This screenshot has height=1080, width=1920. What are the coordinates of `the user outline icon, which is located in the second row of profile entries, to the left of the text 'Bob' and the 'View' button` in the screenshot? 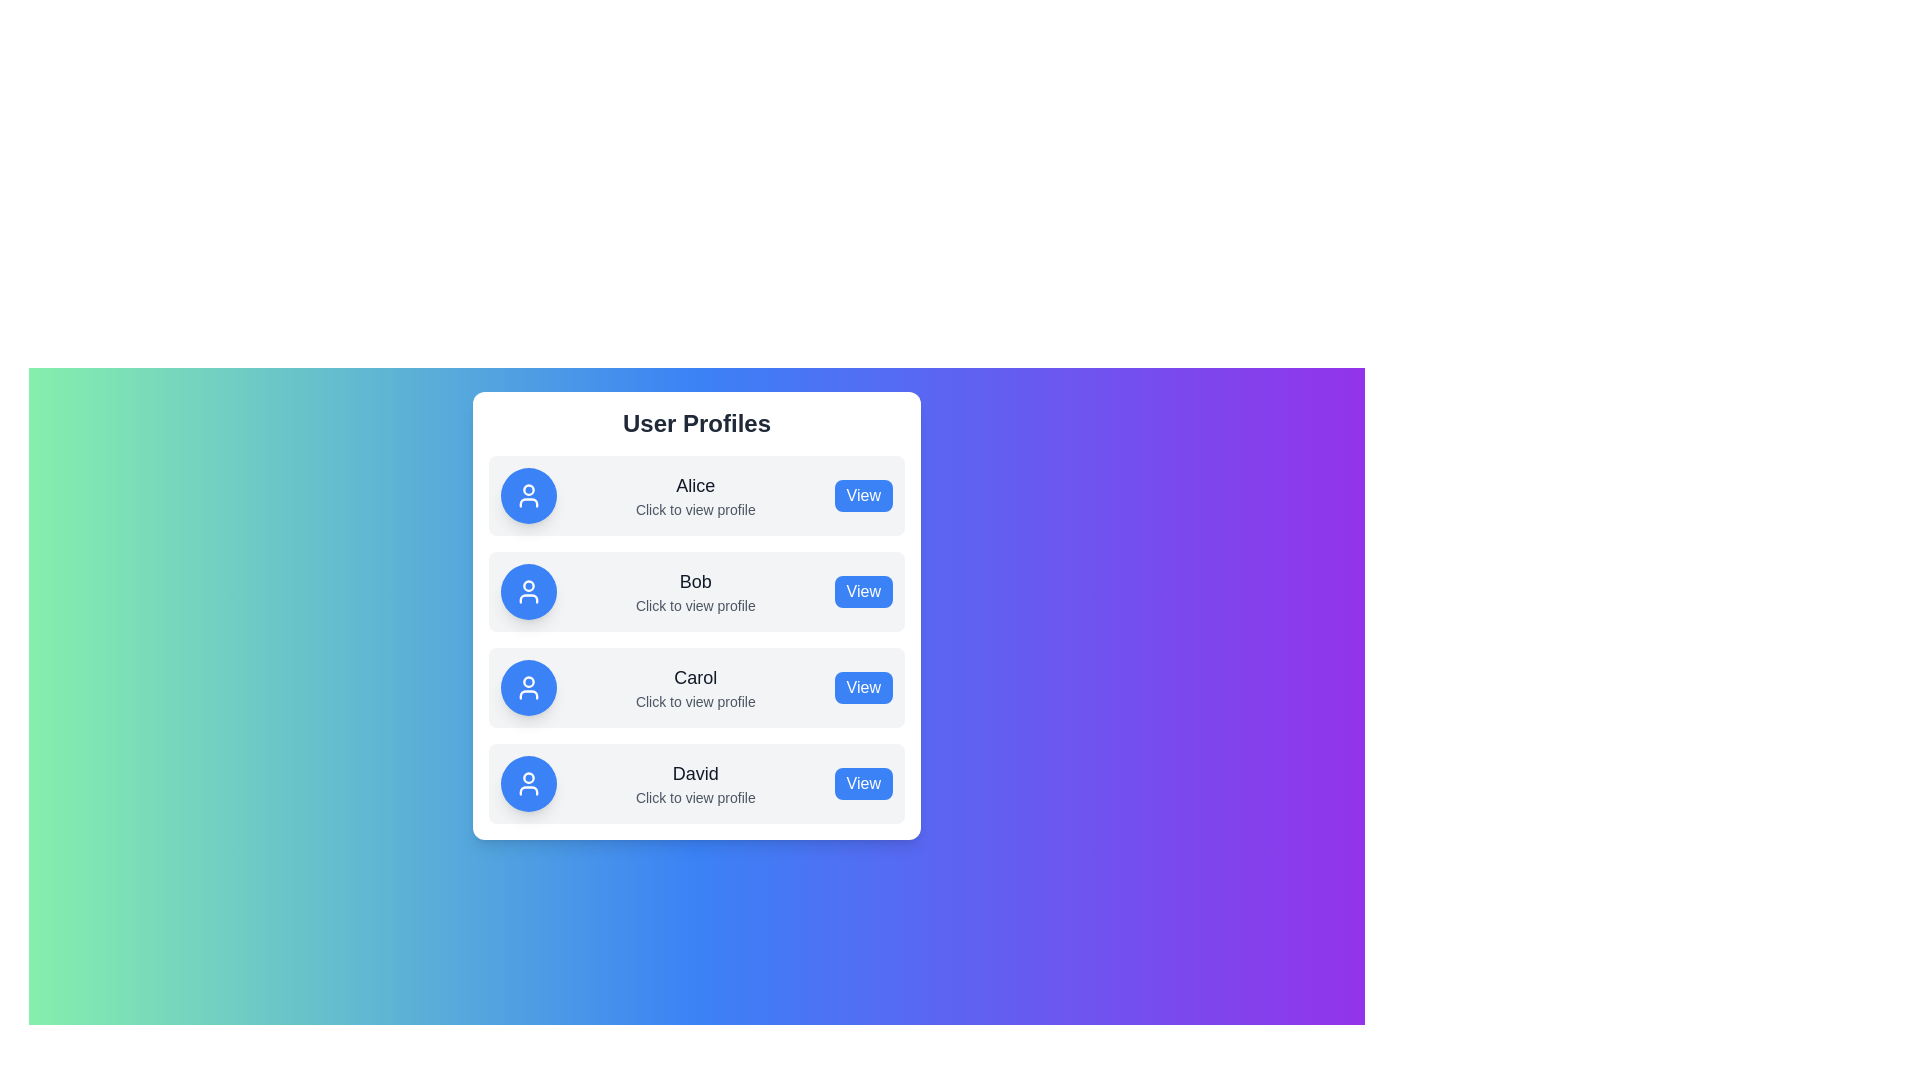 It's located at (528, 590).